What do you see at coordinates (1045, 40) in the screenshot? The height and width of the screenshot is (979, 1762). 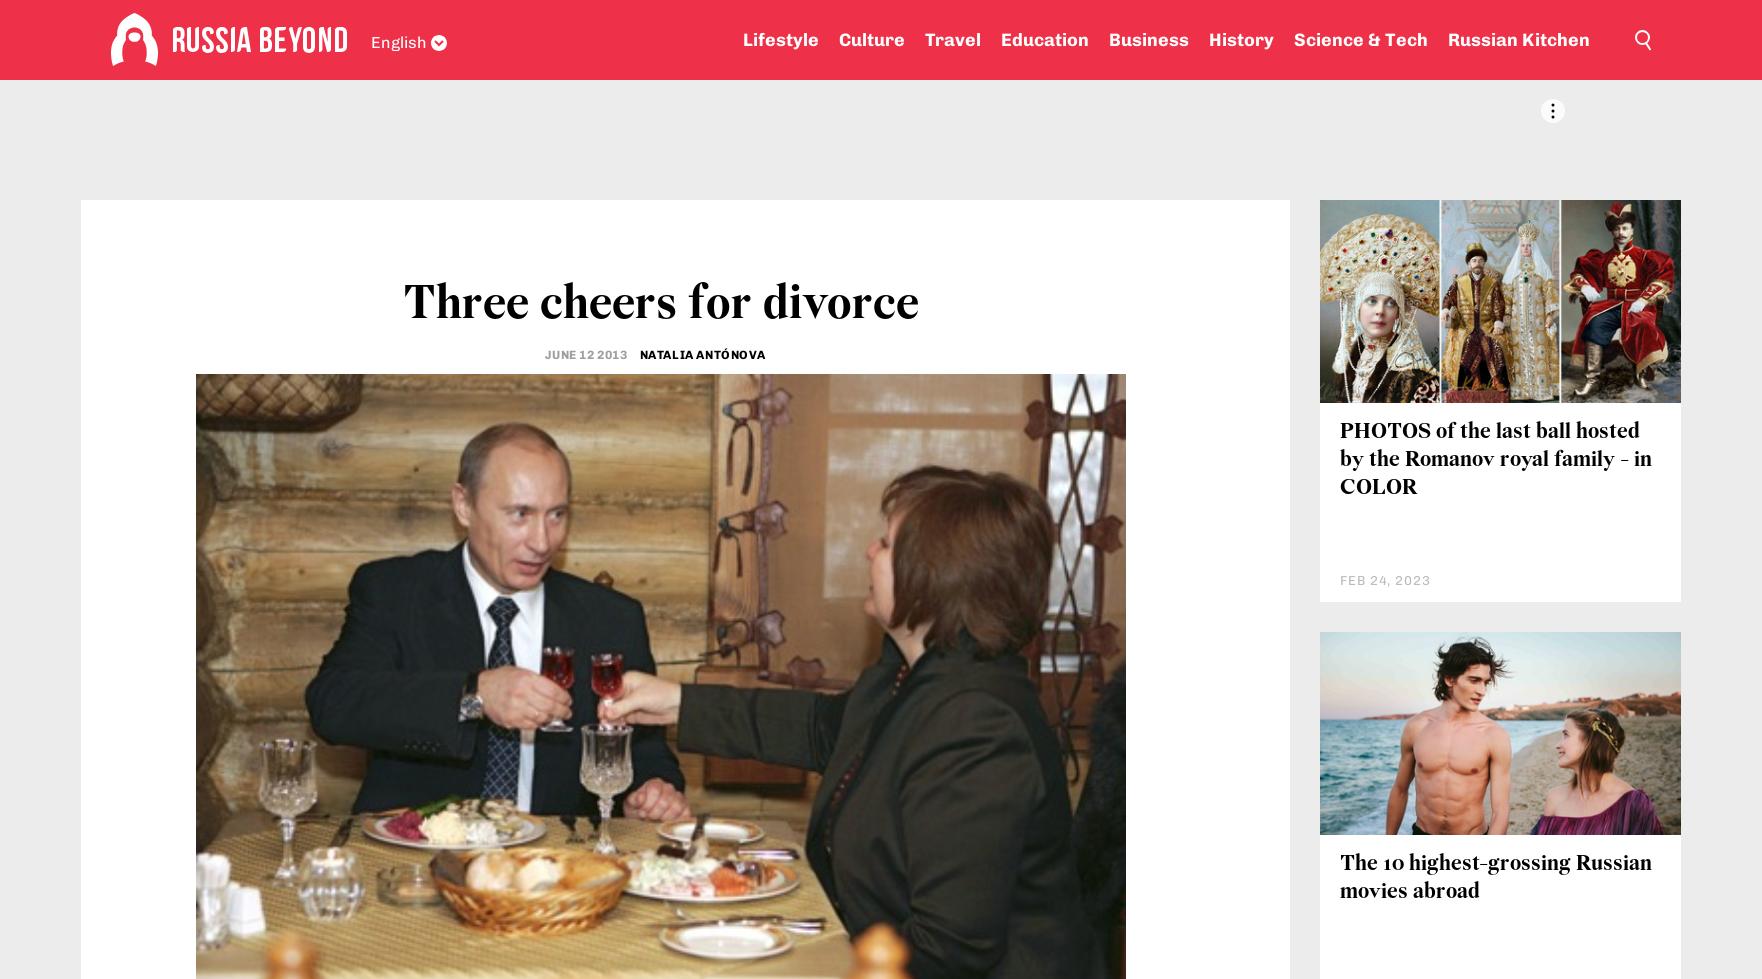 I see `'Education'` at bounding box center [1045, 40].